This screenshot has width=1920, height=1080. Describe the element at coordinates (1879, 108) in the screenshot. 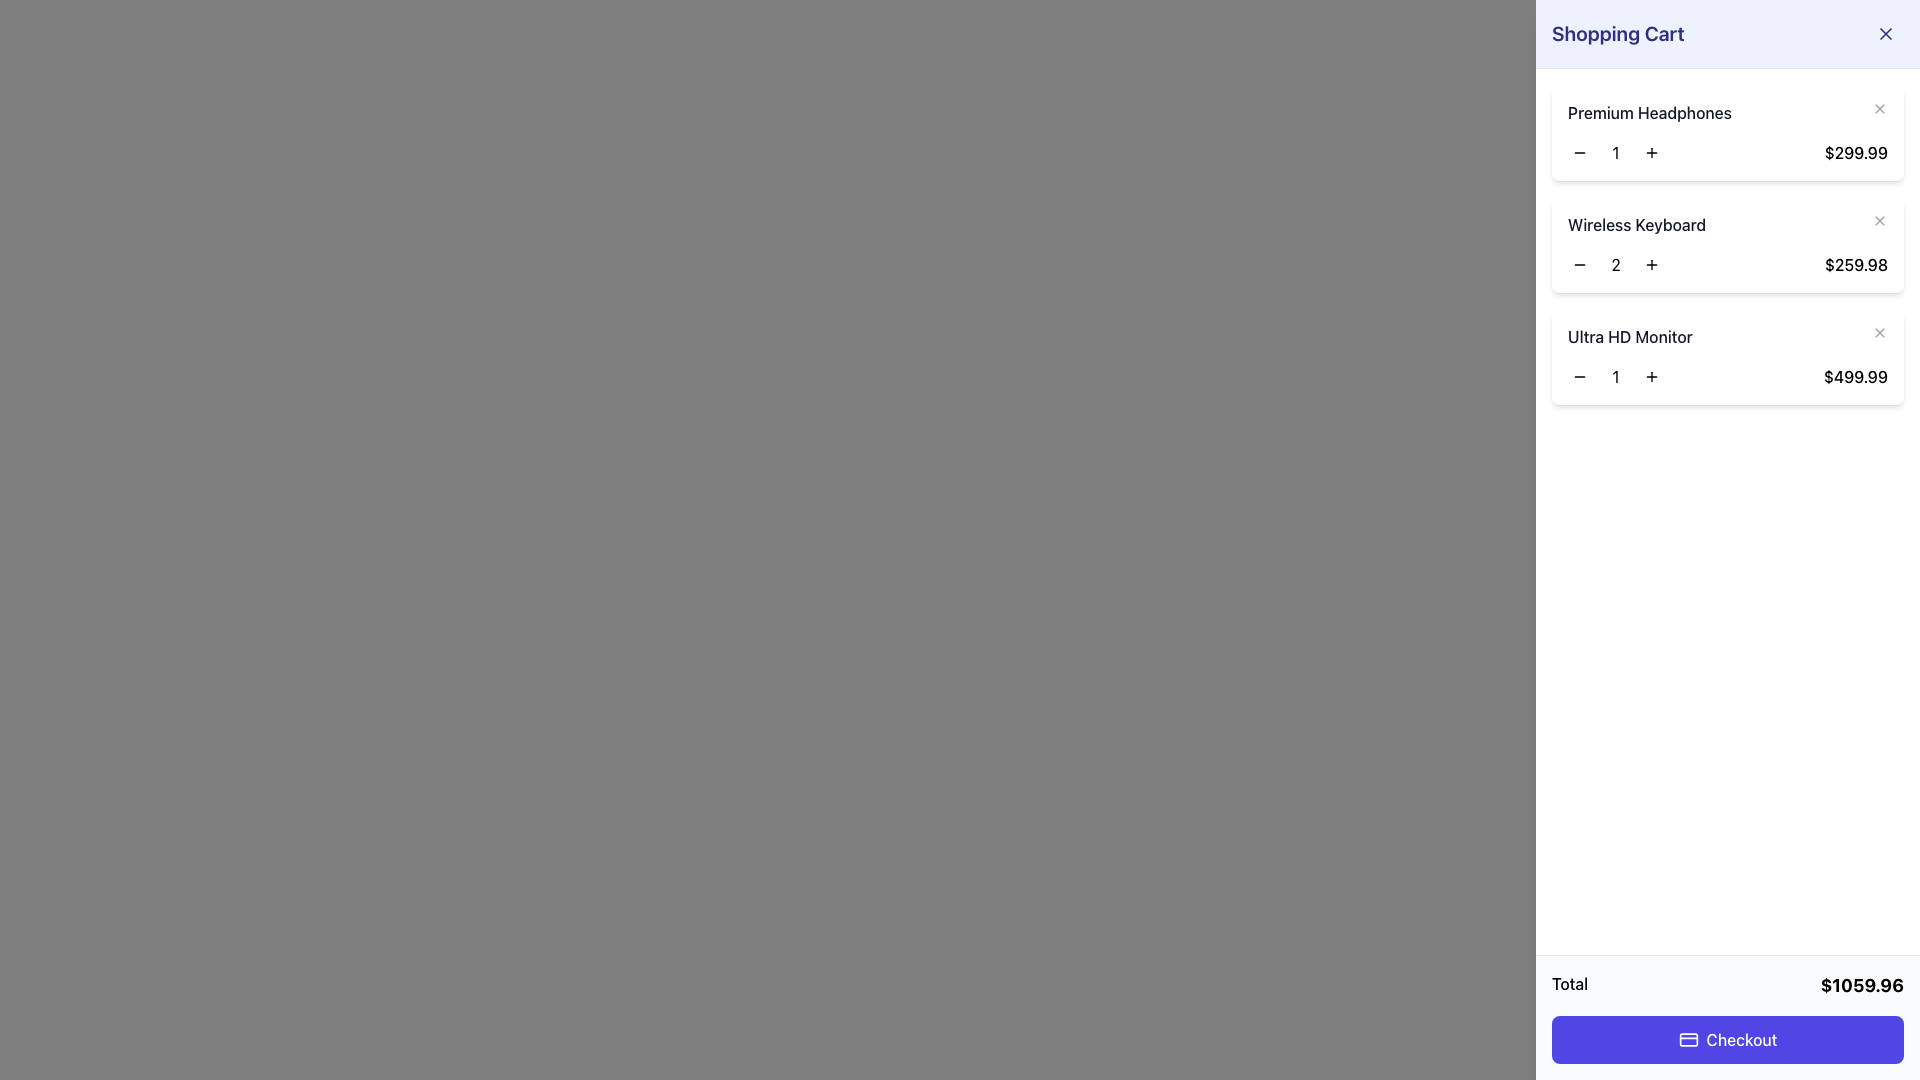

I see `the close (×) icon button located to the far right of 'Premium Headphones' in the shopping cart to change its color` at that location.